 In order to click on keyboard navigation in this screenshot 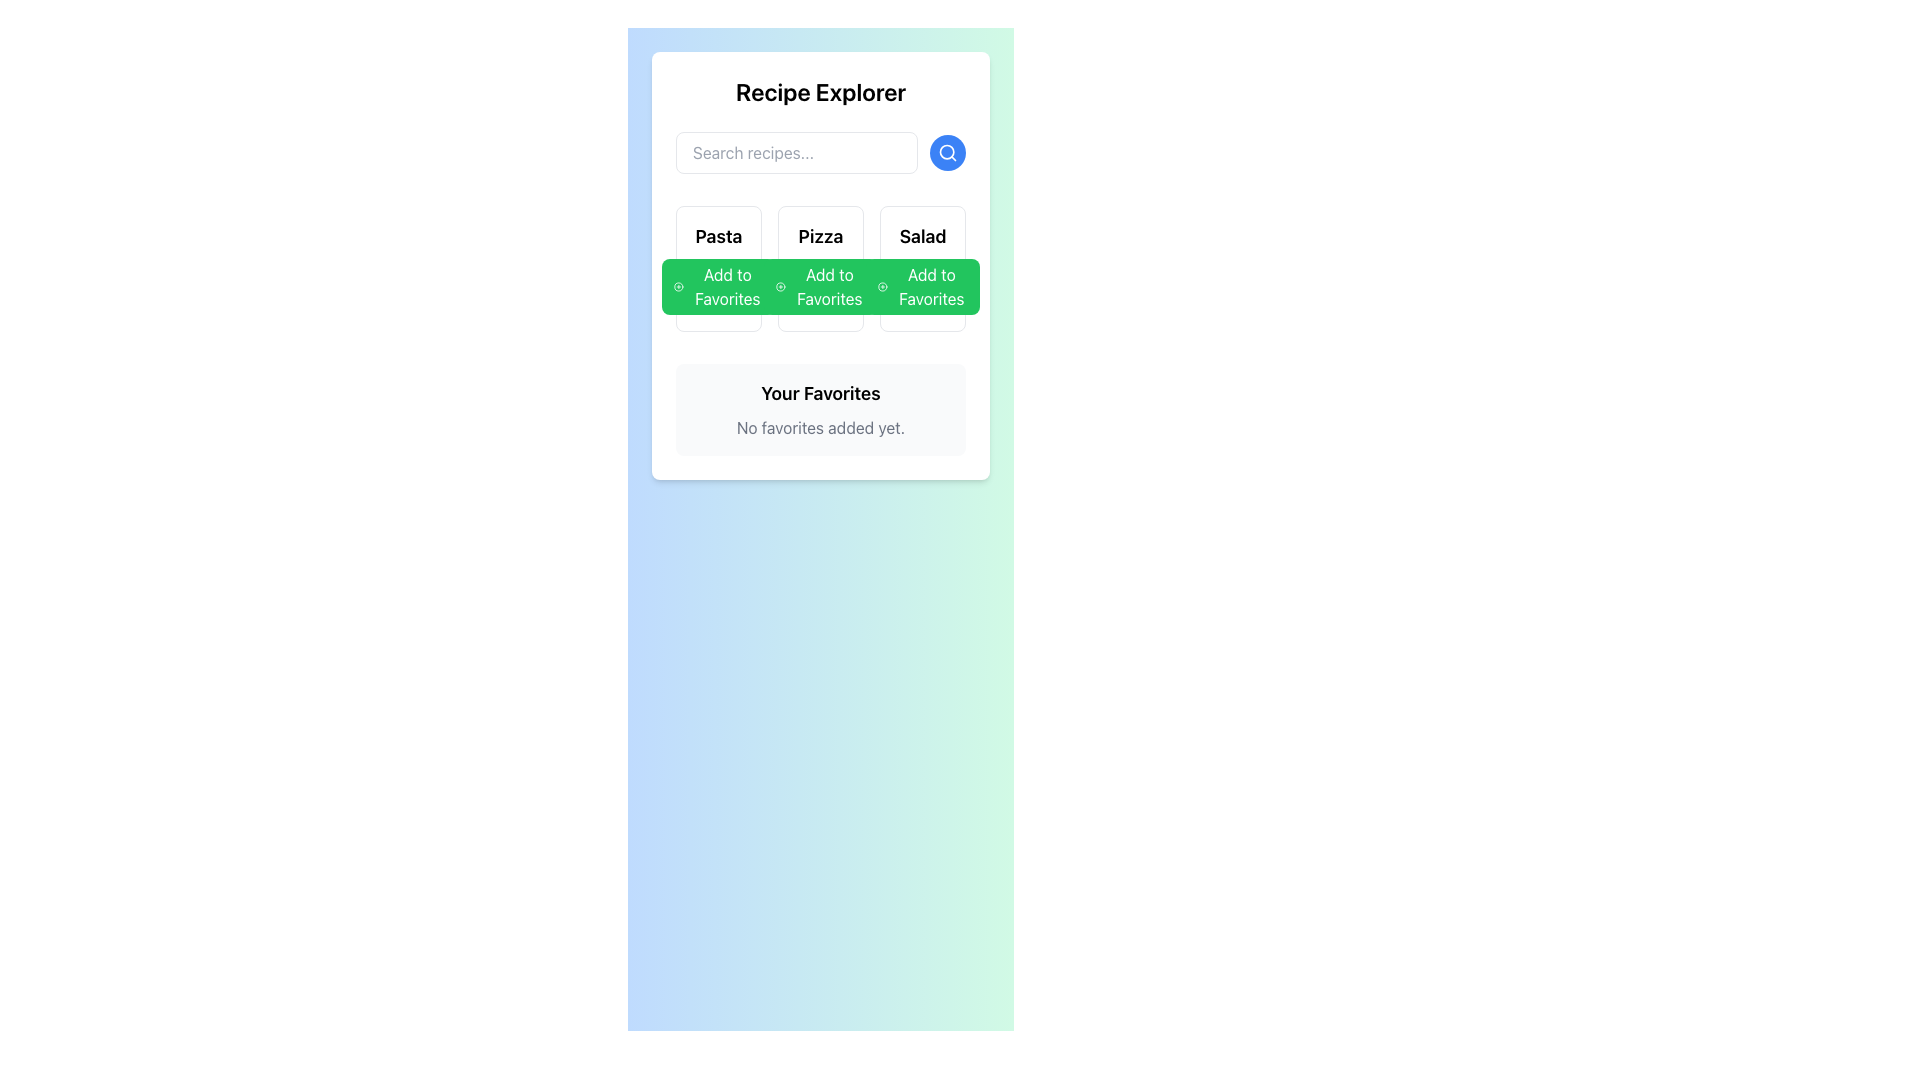, I will do `click(679, 286)`.